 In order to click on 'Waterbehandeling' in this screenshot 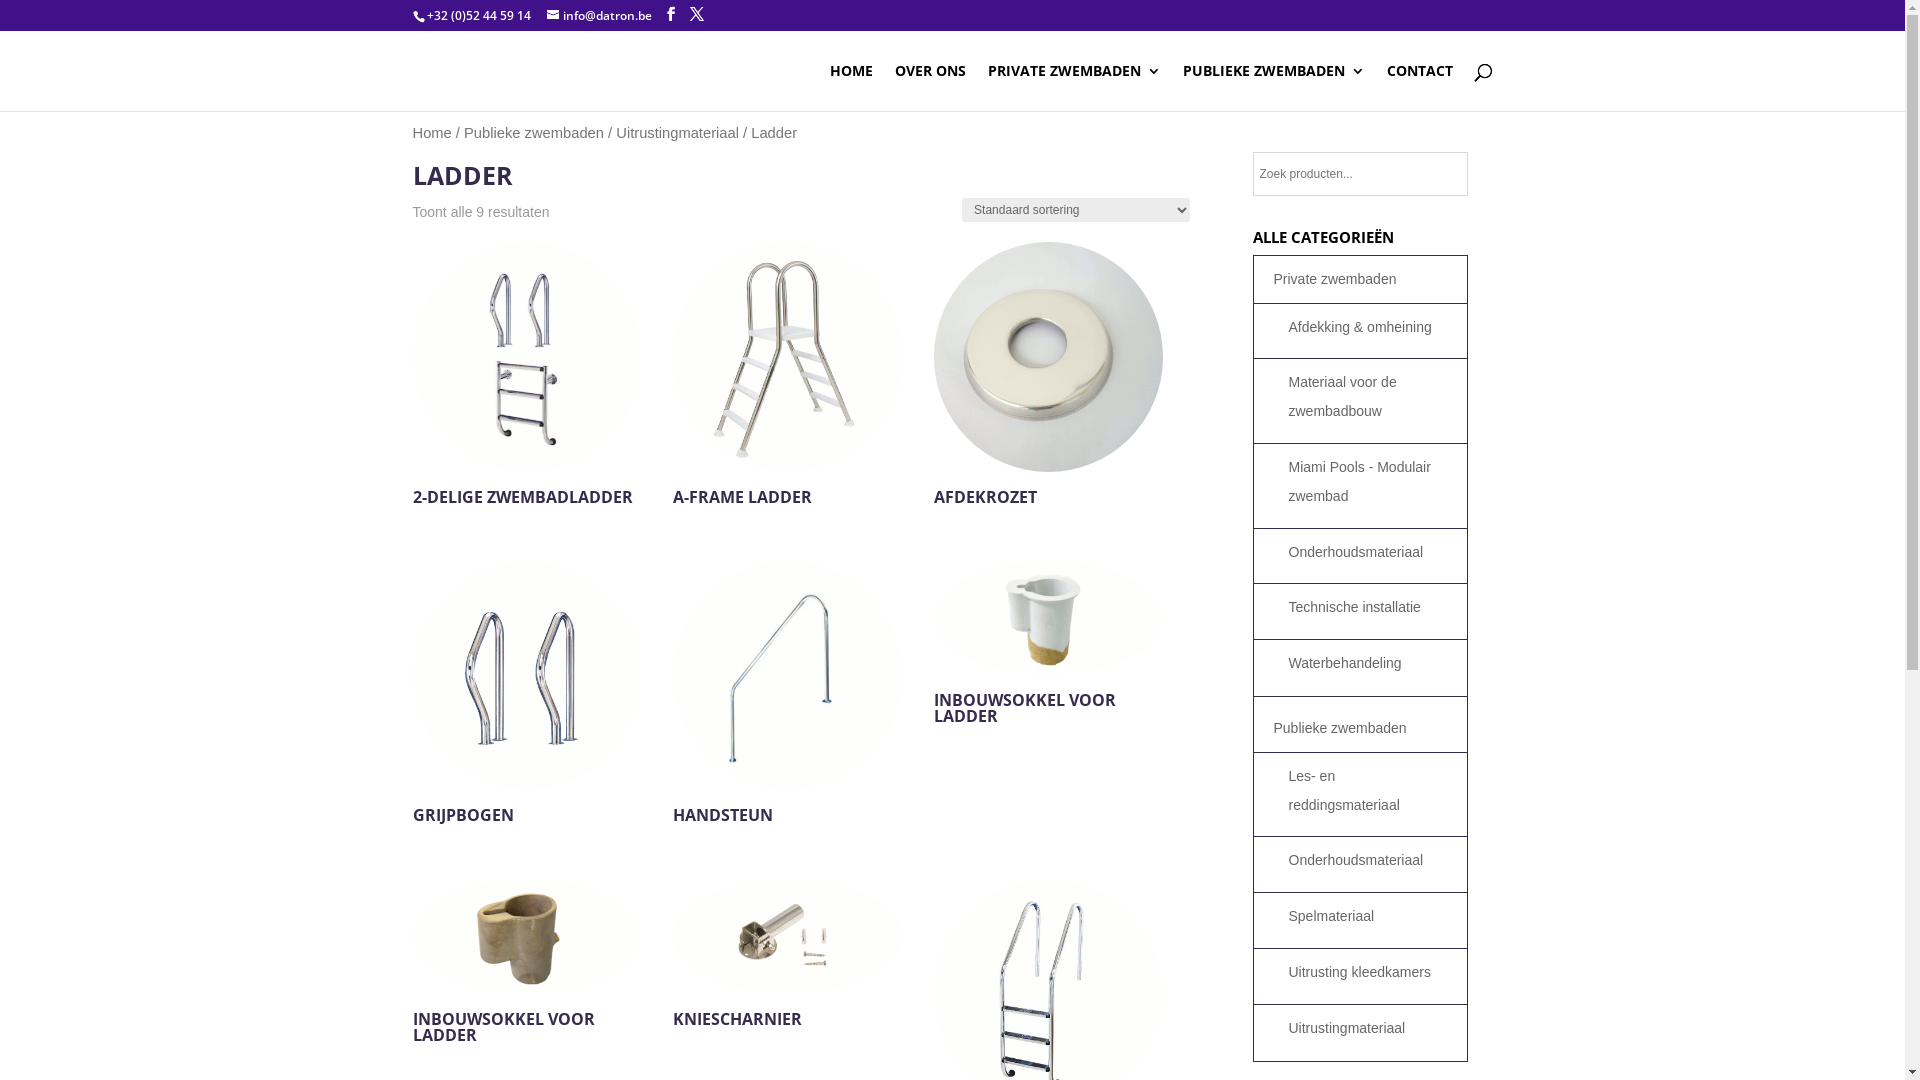, I will do `click(1366, 663)`.